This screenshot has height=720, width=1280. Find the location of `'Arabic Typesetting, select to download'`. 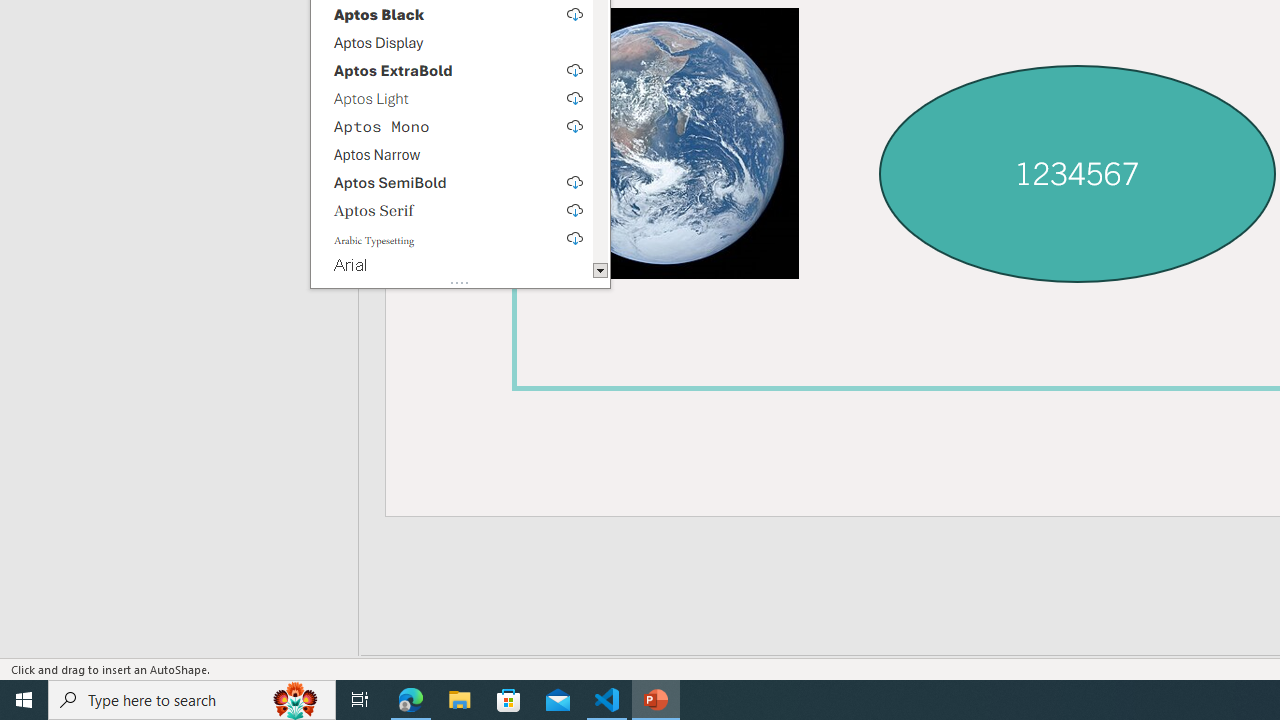

'Arabic Typesetting, select to download' is located at coordinates (450, 236).